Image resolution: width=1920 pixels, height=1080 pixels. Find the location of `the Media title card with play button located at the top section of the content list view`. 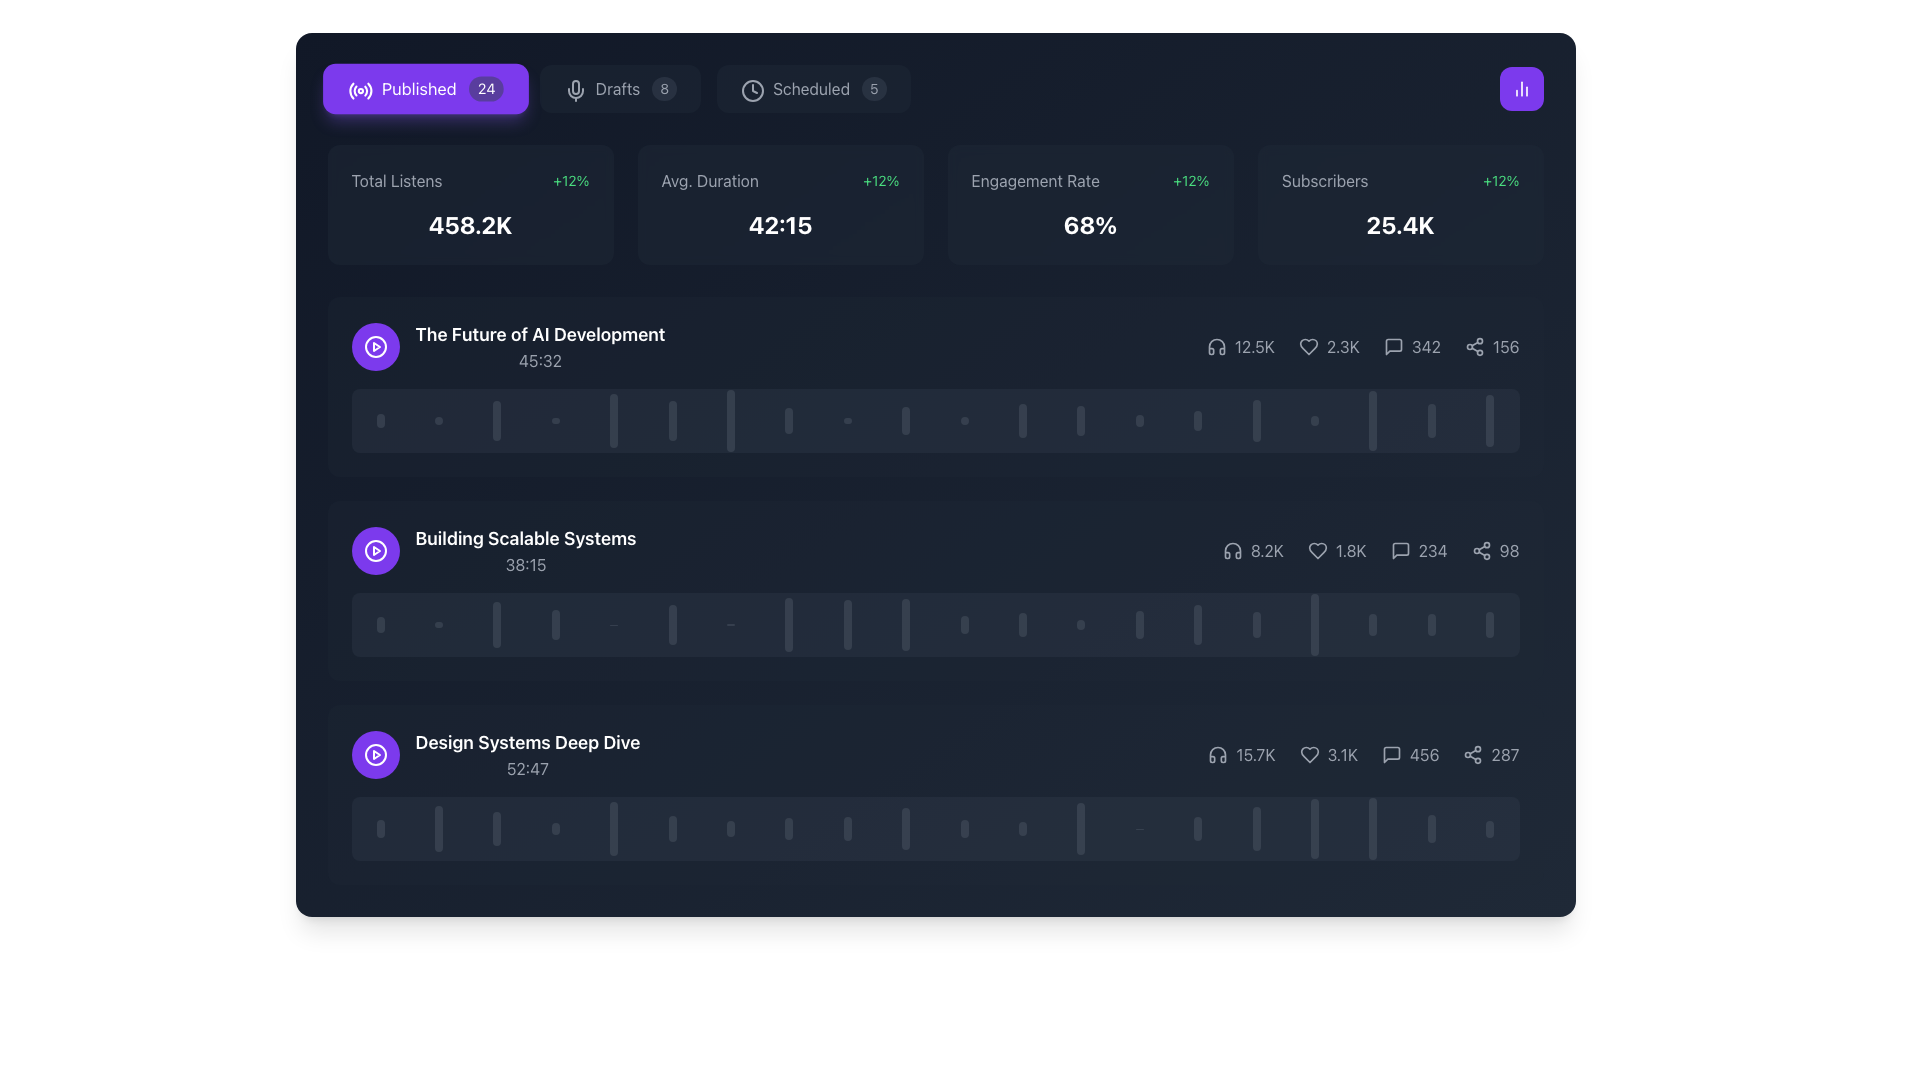

the Media title card with play button located at the top section of the content list view is located at coordinates (508, 346).